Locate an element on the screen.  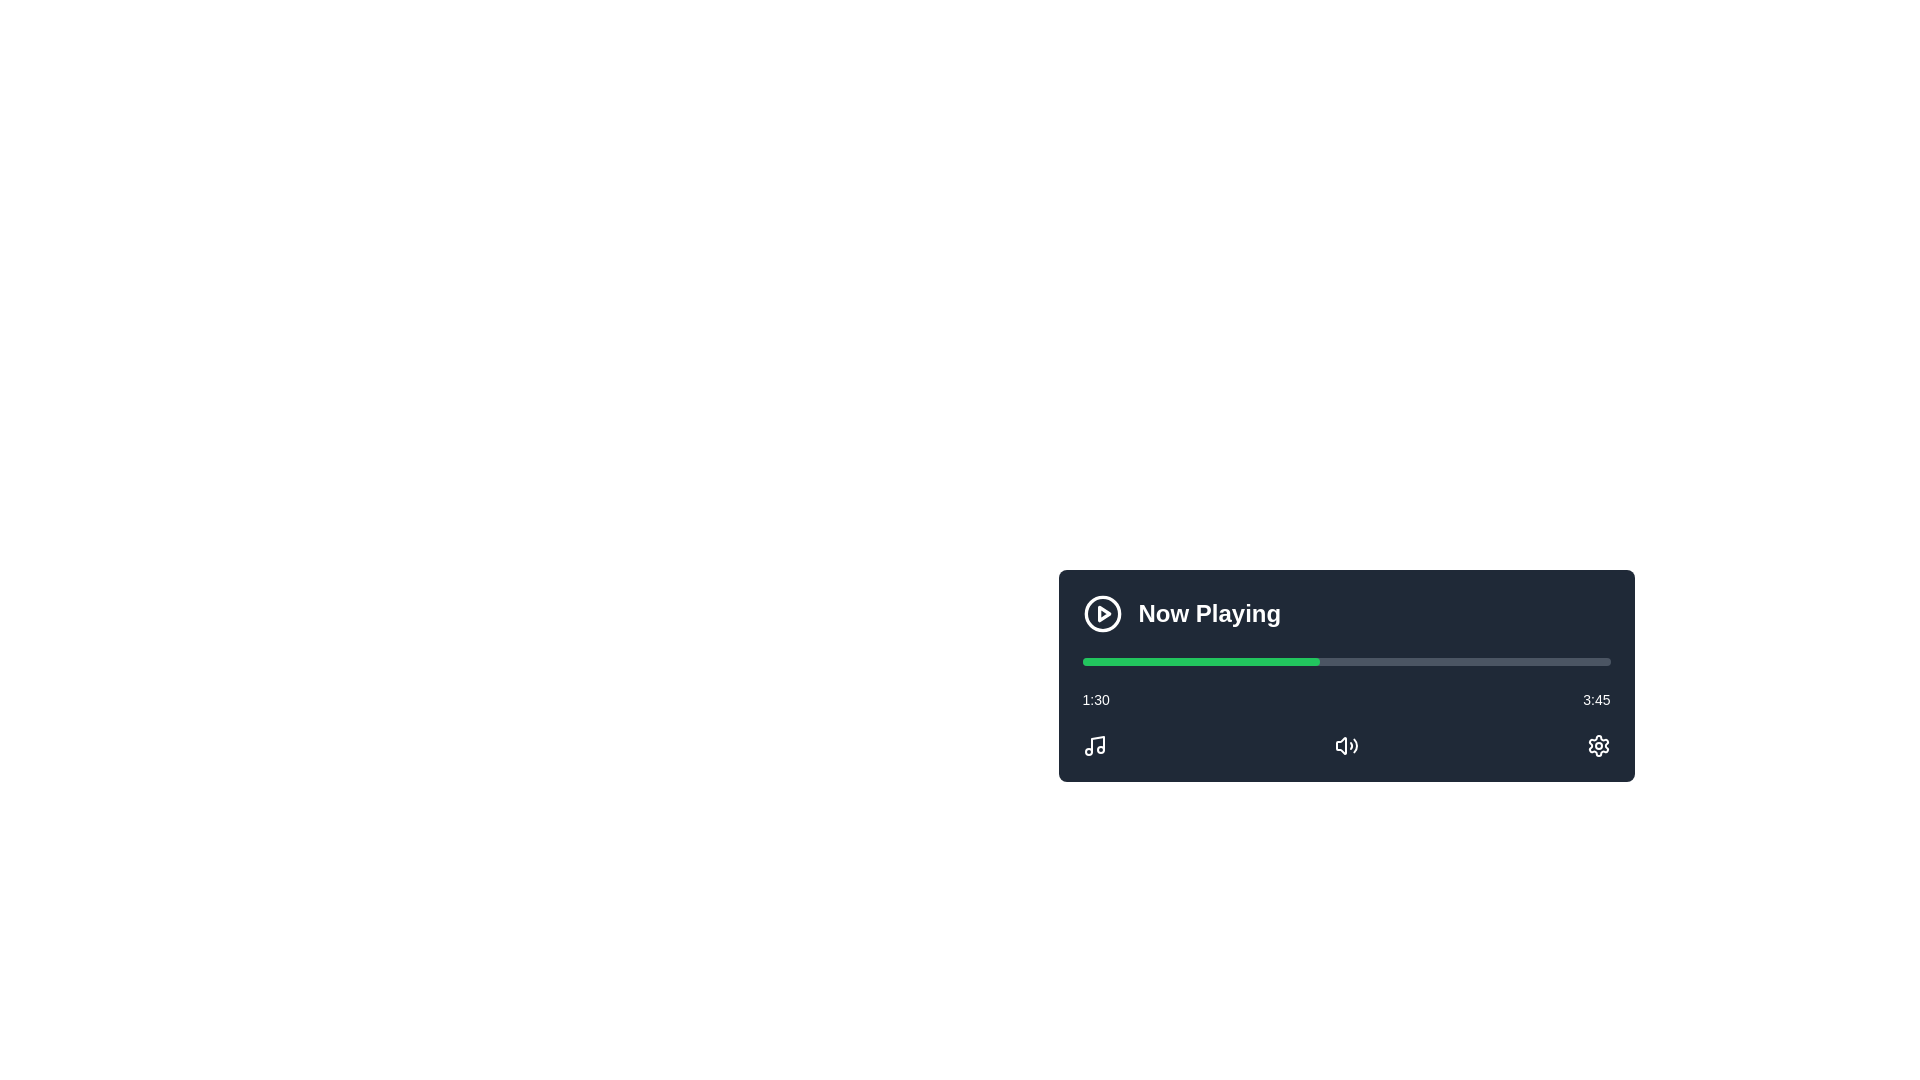
the horizontal progress bar of the Media Control Panel to update the media progress is located at coordinates (1346, 675).